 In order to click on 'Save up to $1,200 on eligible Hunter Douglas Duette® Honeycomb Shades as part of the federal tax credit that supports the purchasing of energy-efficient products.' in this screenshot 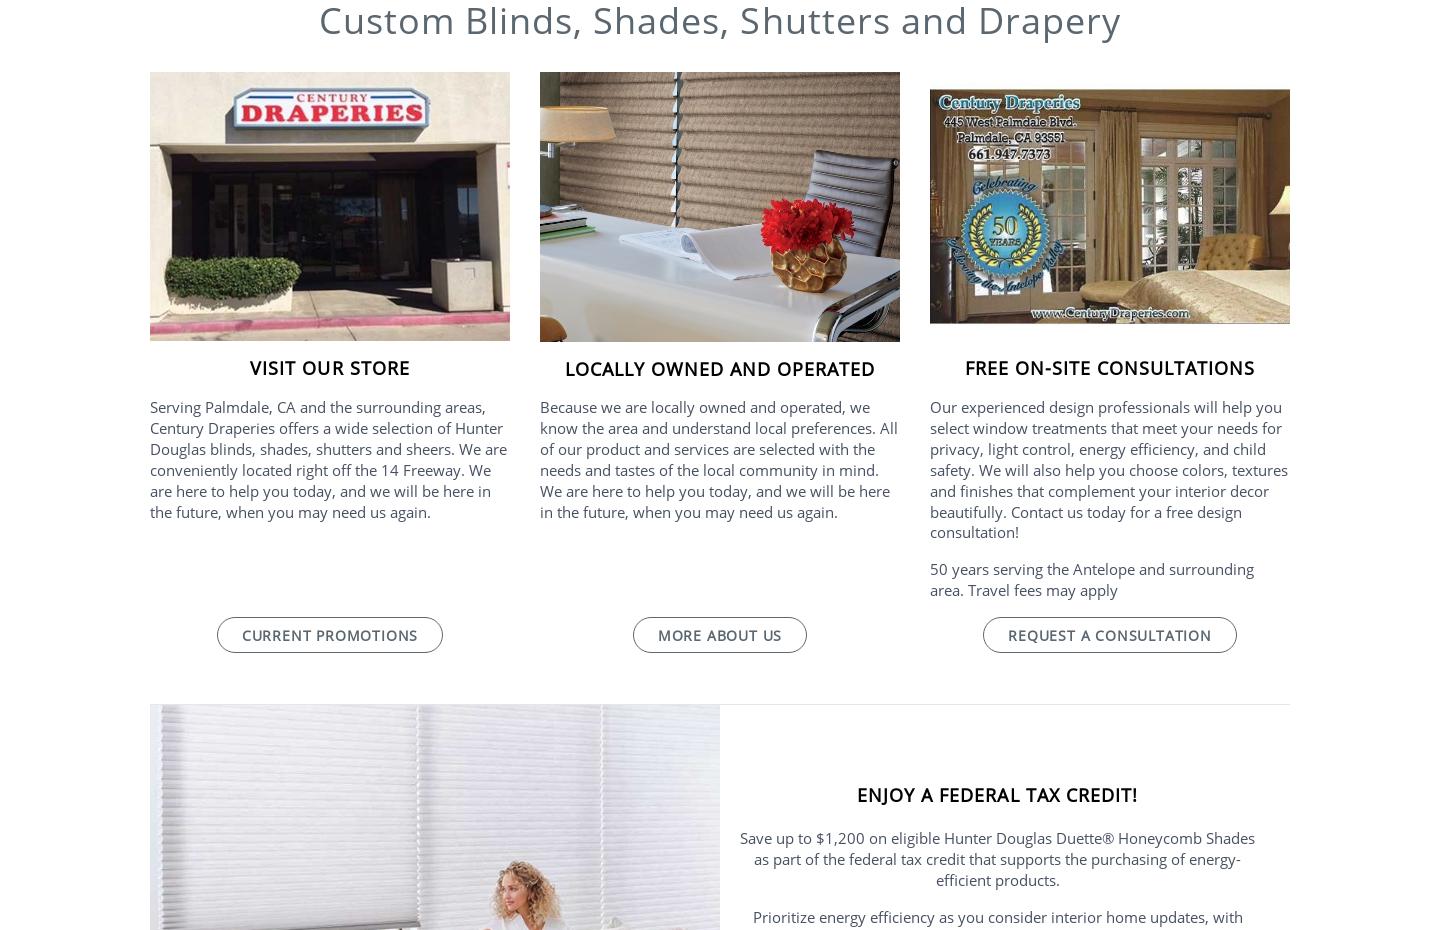, I will do `click(739, 858)`.